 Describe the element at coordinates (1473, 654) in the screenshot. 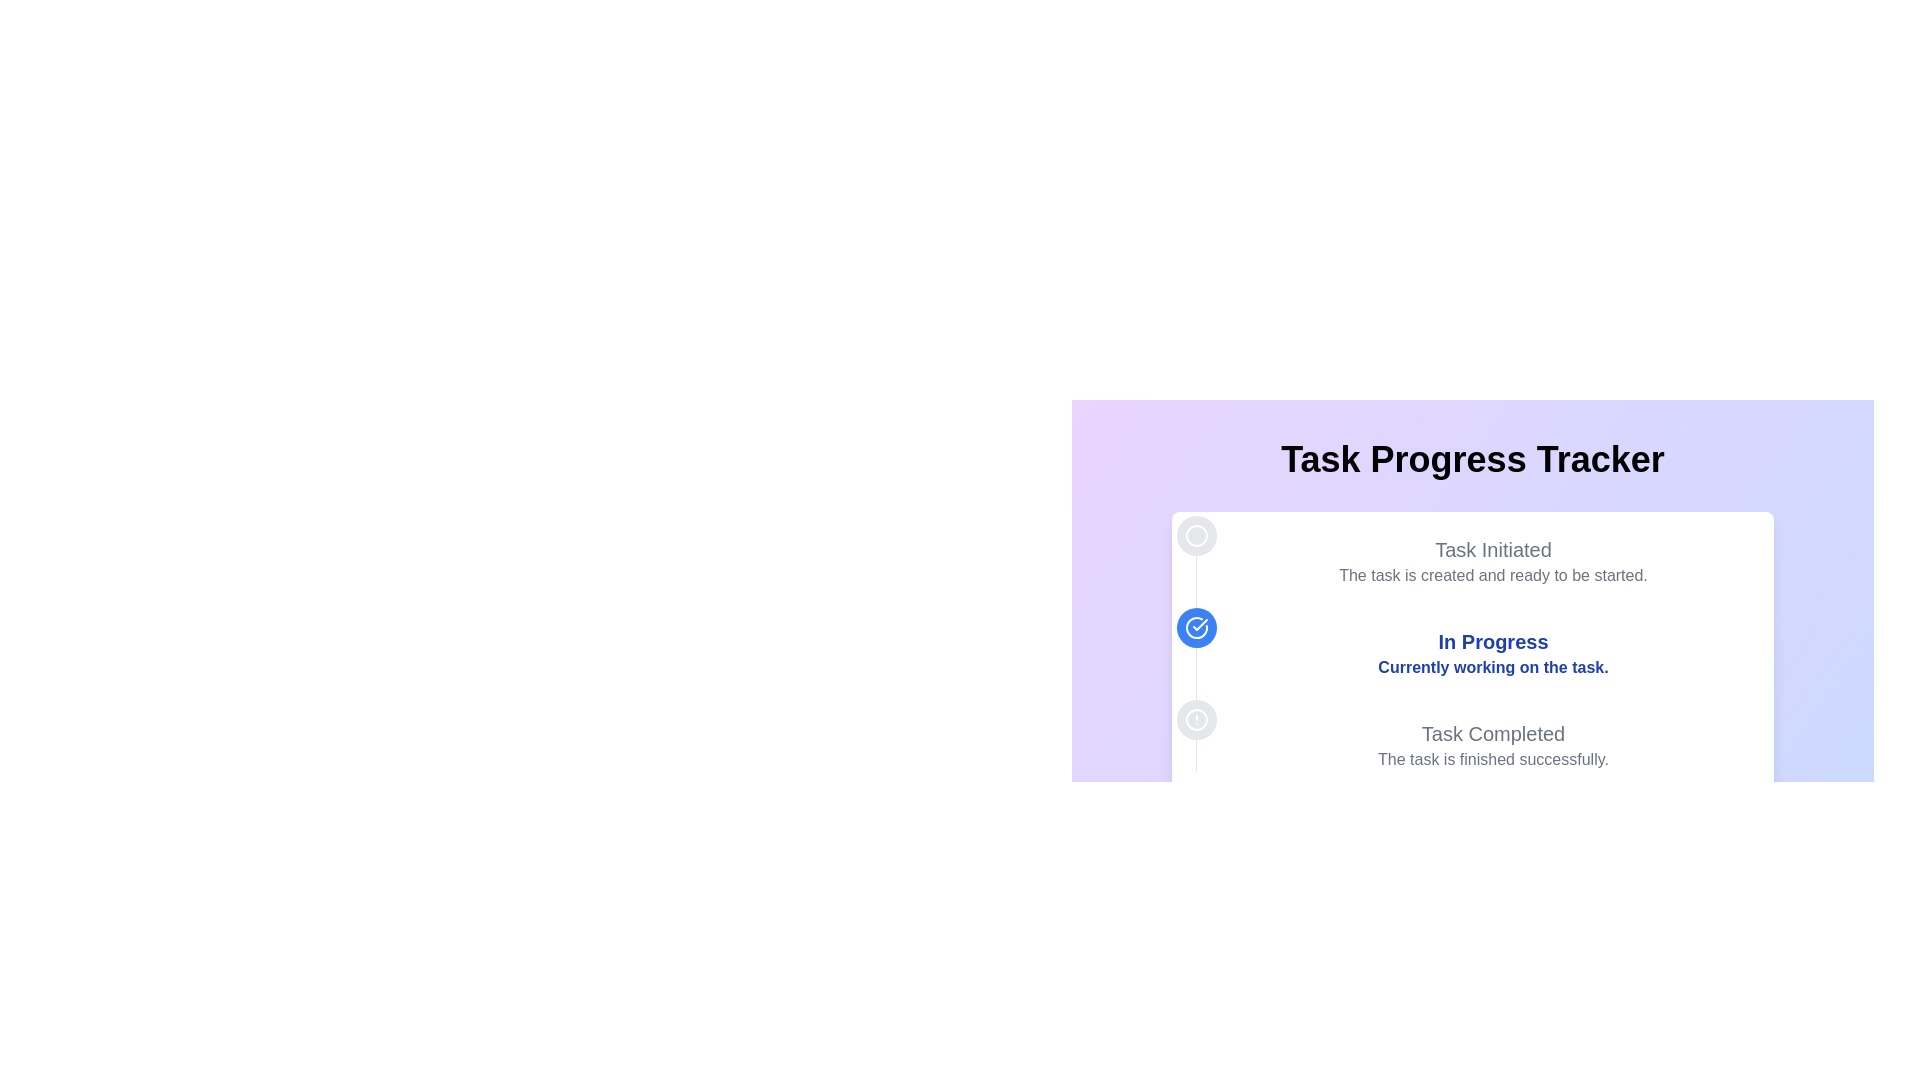

I see `status text indicating 'In Progress' within the second major block of the status sections in the rounded white card, positioned between 'Task Initiated' and 'Task Completed'` at that location.